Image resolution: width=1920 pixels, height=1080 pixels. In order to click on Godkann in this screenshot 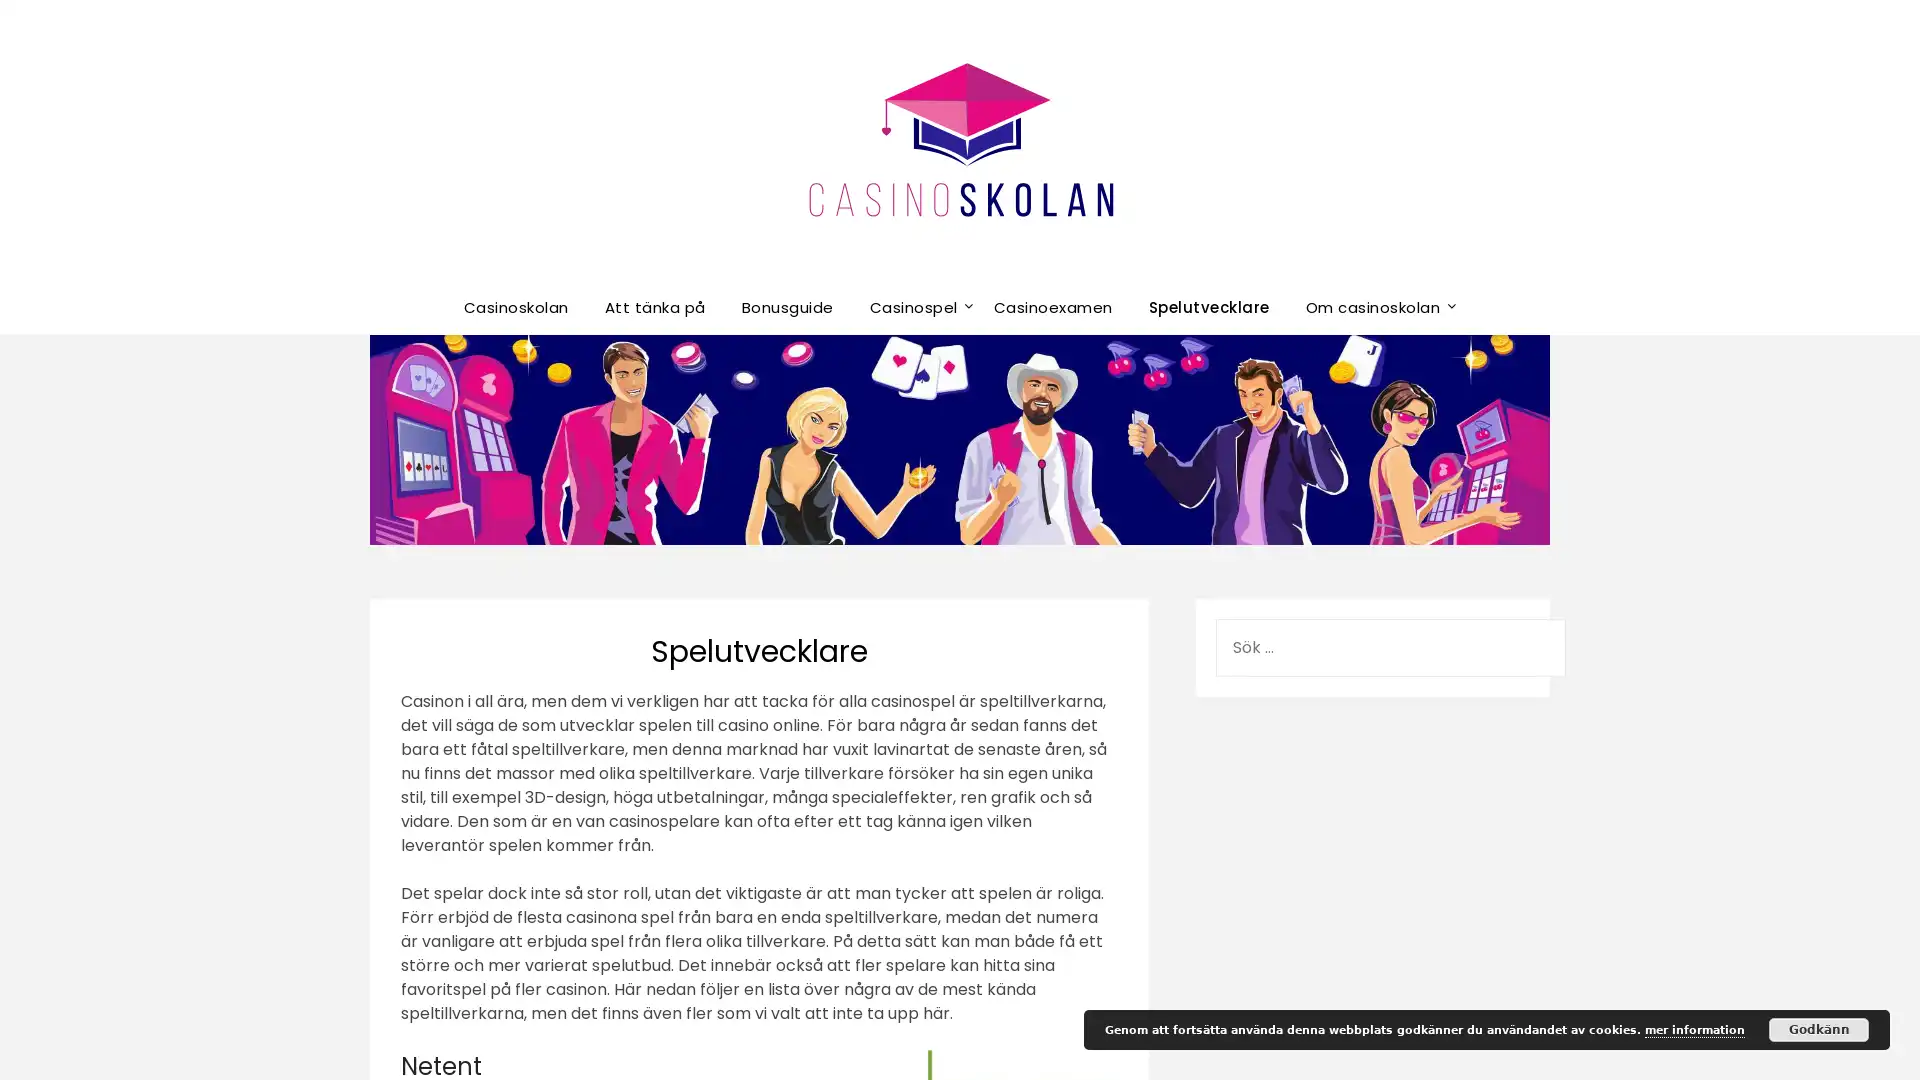, I will do `click(1819, 1029)`.